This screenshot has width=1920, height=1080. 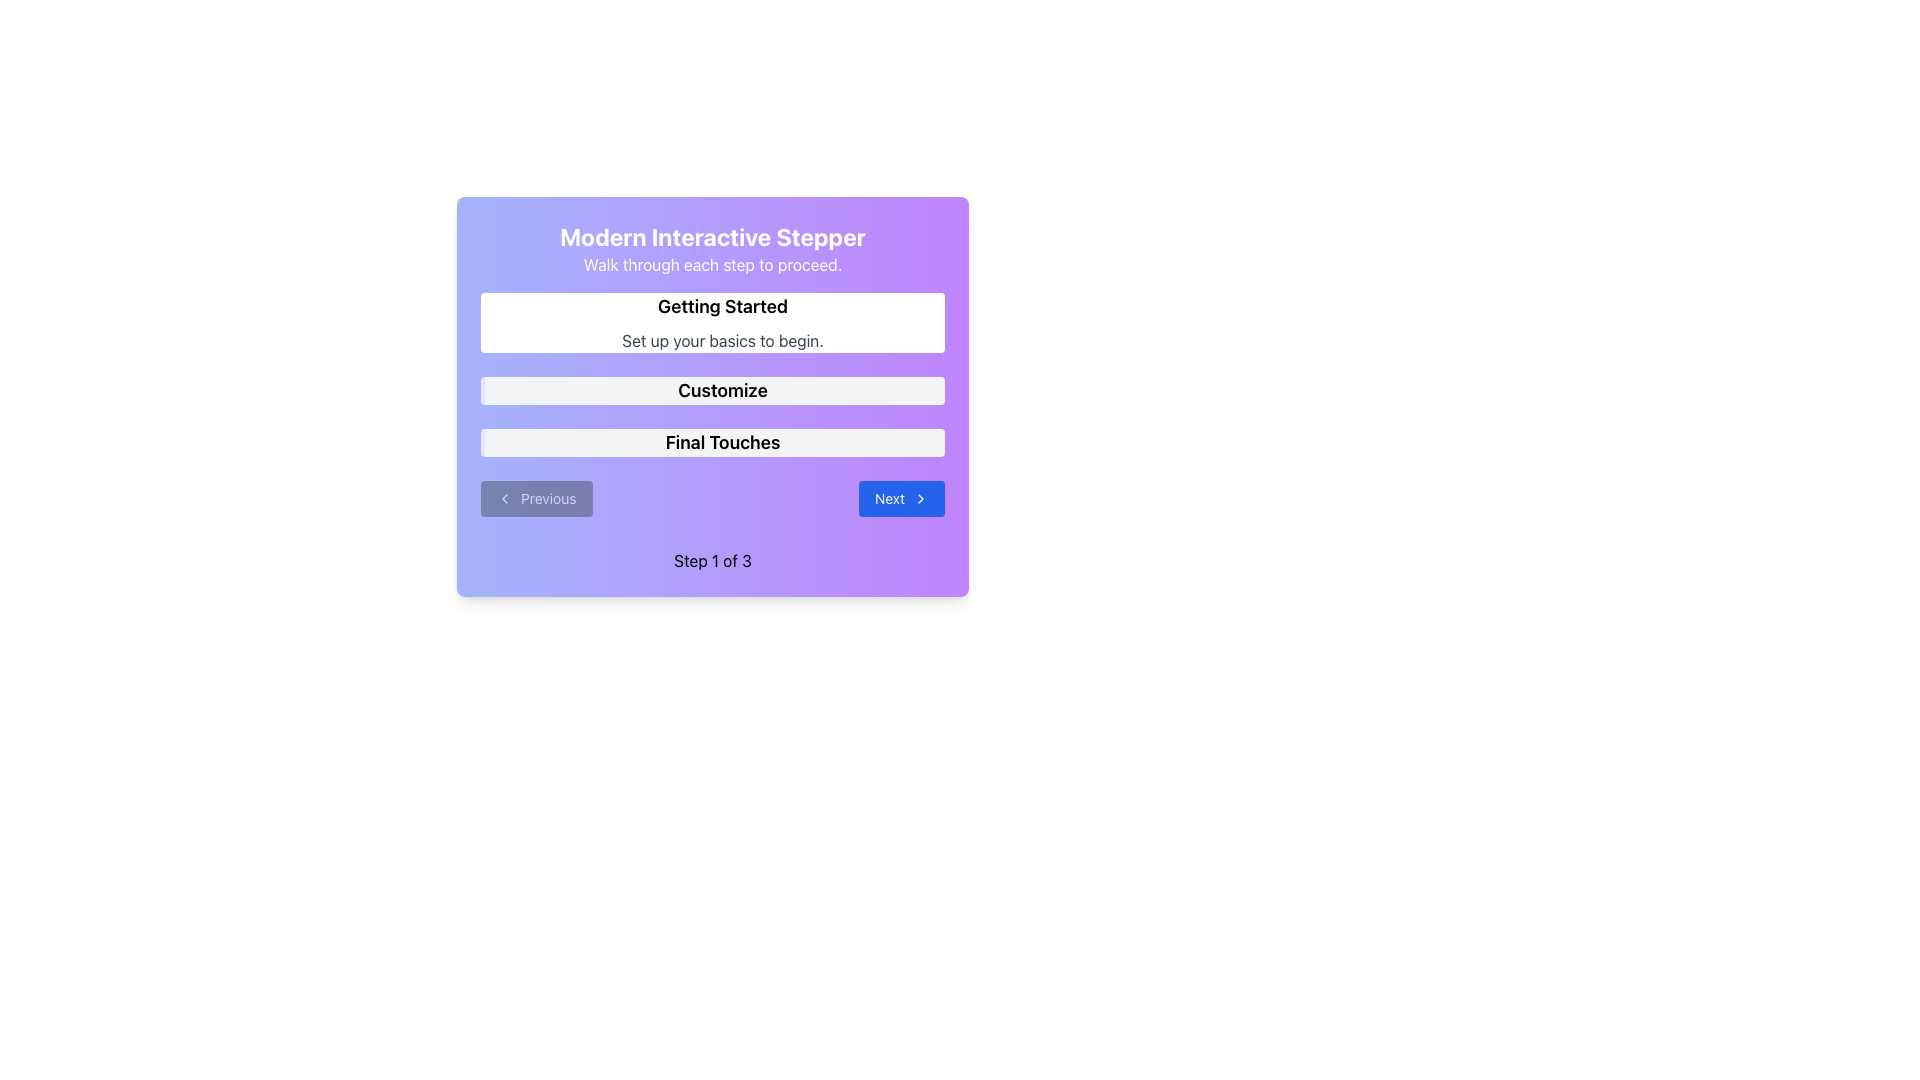 What do you see at coordinates (722, 442) in the screenshot?
I see `text of the heading element located below the 'Customize' heading and above the navigation buttons in the stepper interface` at bounding box center [722, 442].